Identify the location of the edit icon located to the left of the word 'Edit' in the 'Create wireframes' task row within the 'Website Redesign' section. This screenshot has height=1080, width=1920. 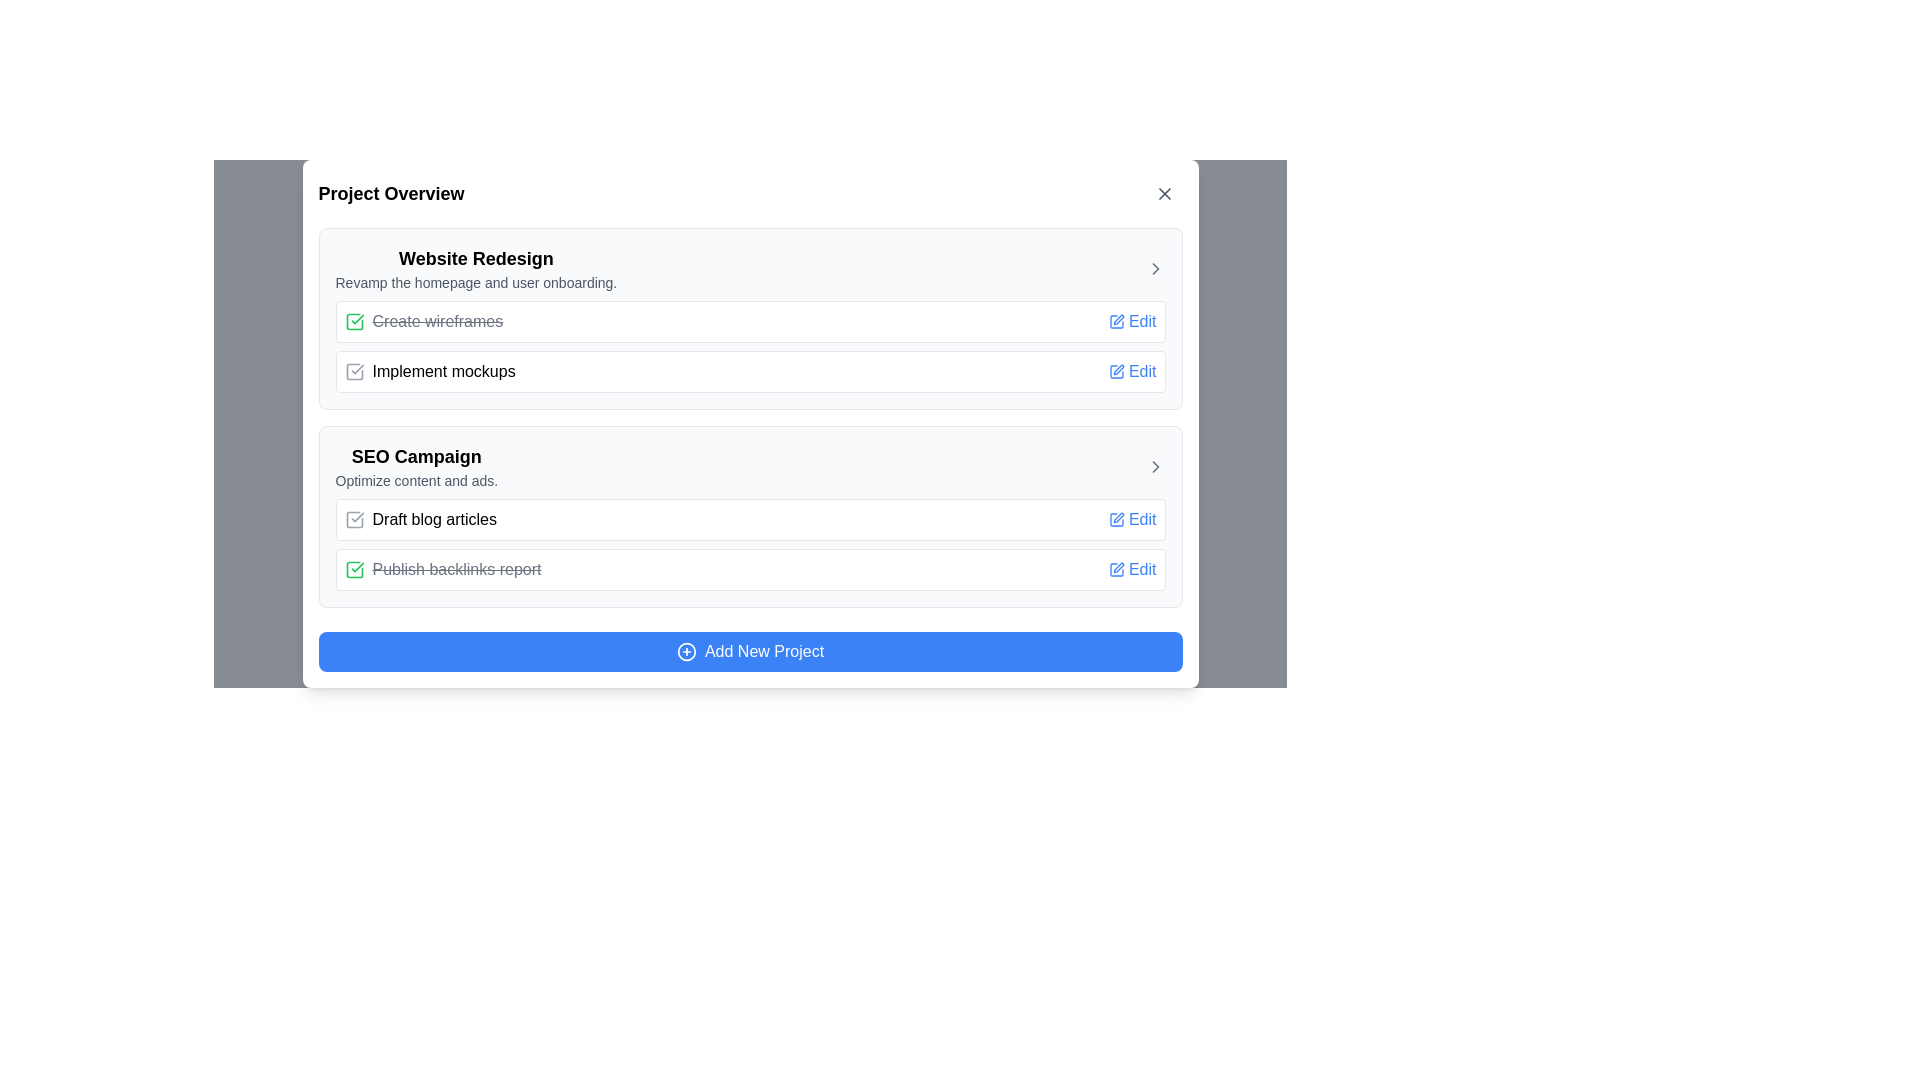
(1115, 320).